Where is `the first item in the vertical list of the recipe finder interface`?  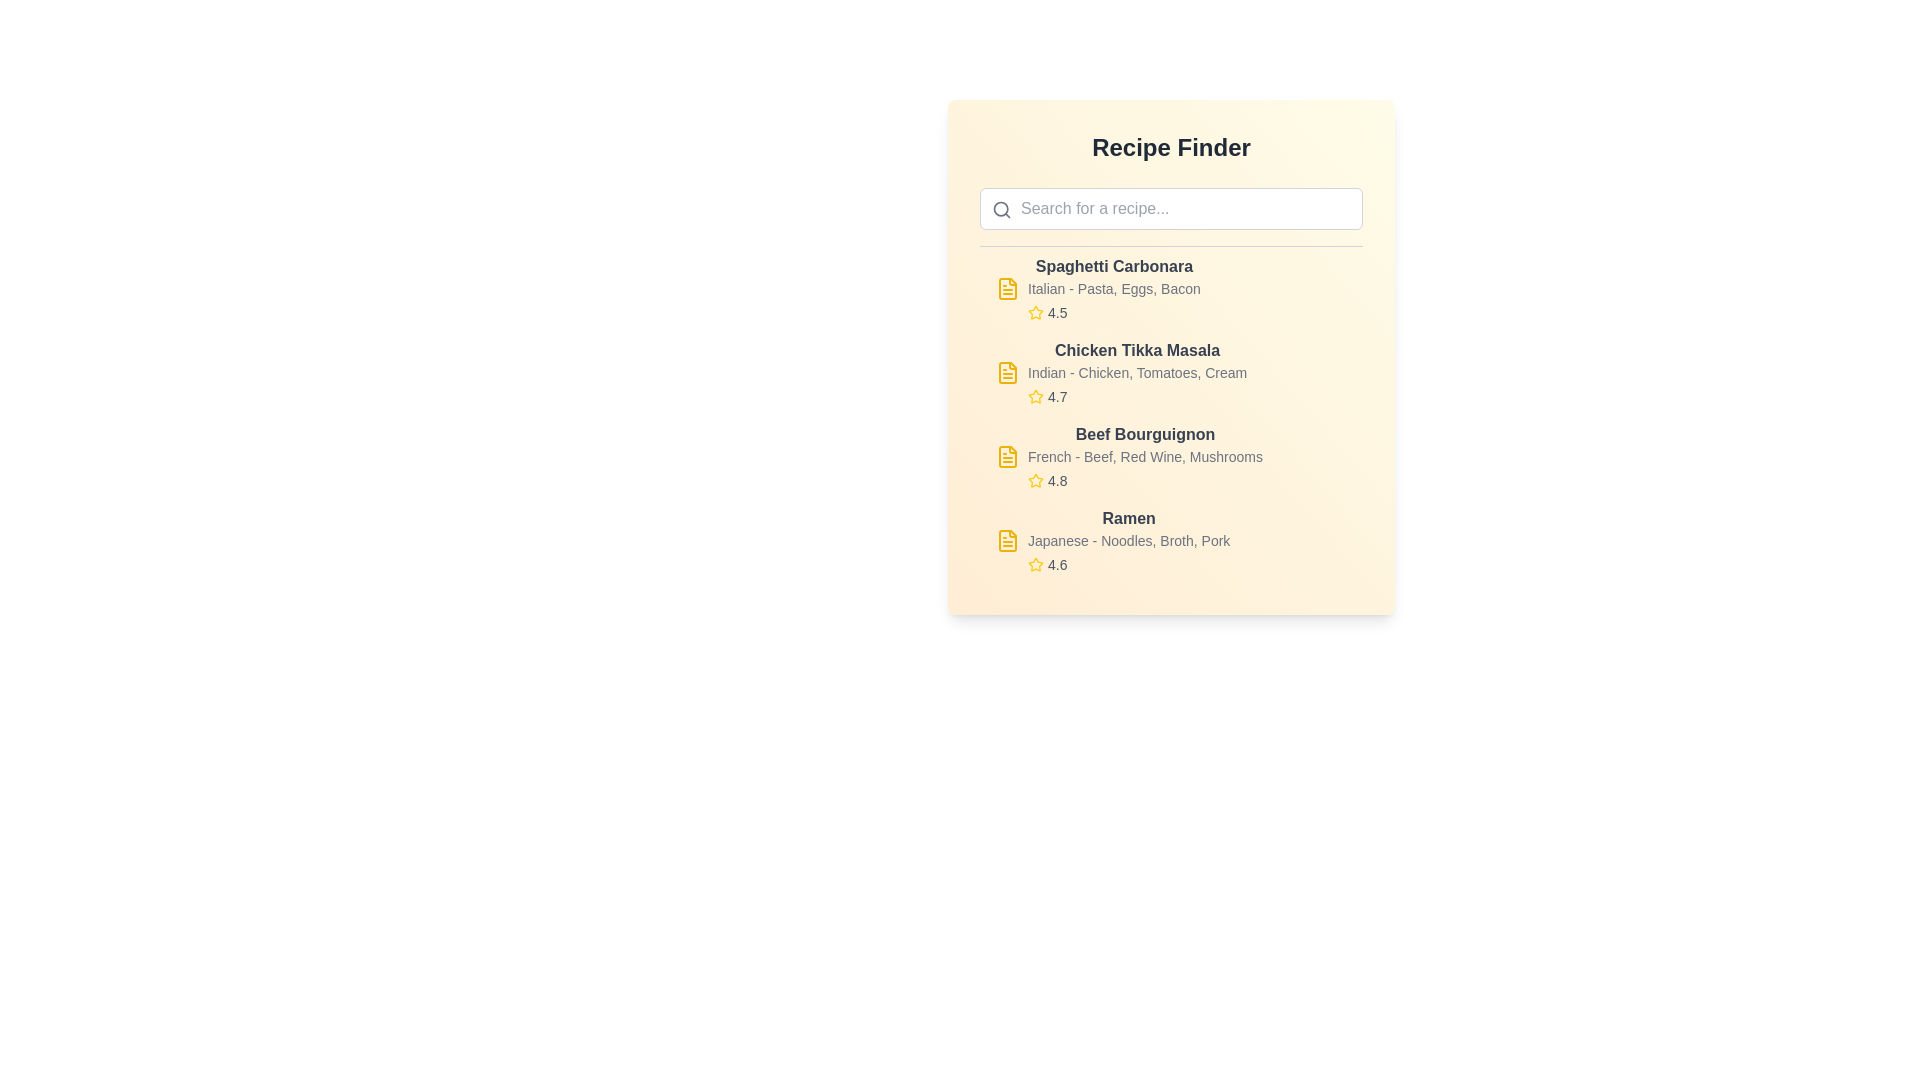 the first item in the vertical list of the recipe finder interface is located at coordinates (1113, 289).